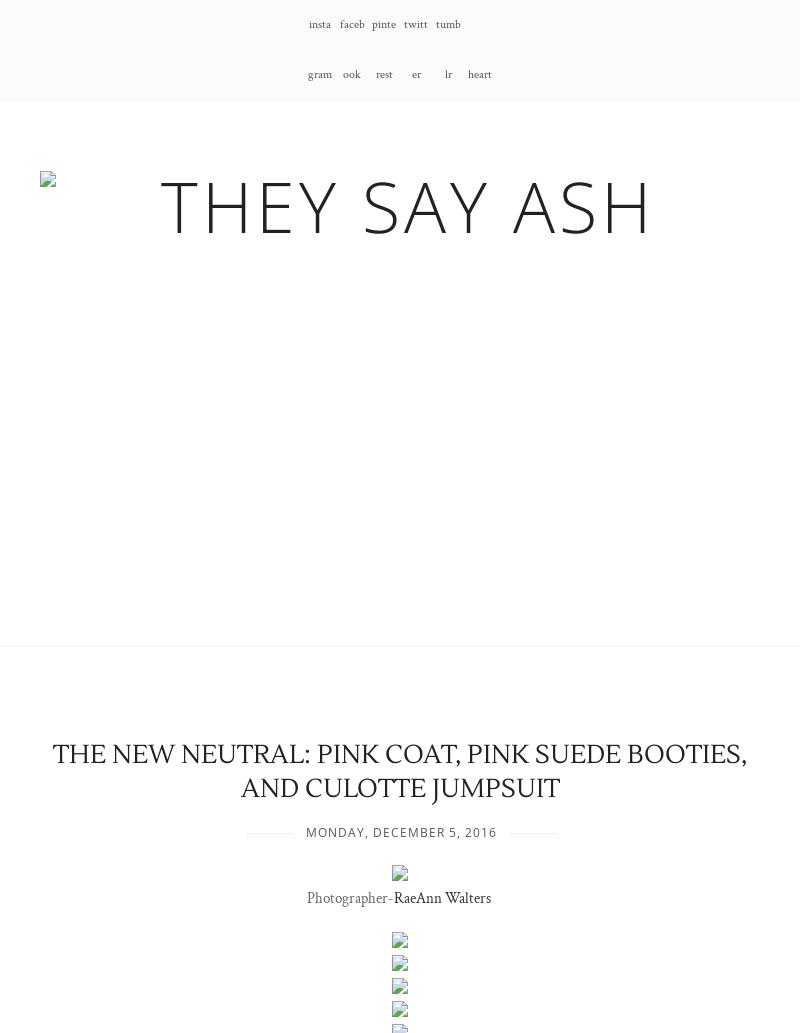  I want to click on 'instagram', so click(319, 49).